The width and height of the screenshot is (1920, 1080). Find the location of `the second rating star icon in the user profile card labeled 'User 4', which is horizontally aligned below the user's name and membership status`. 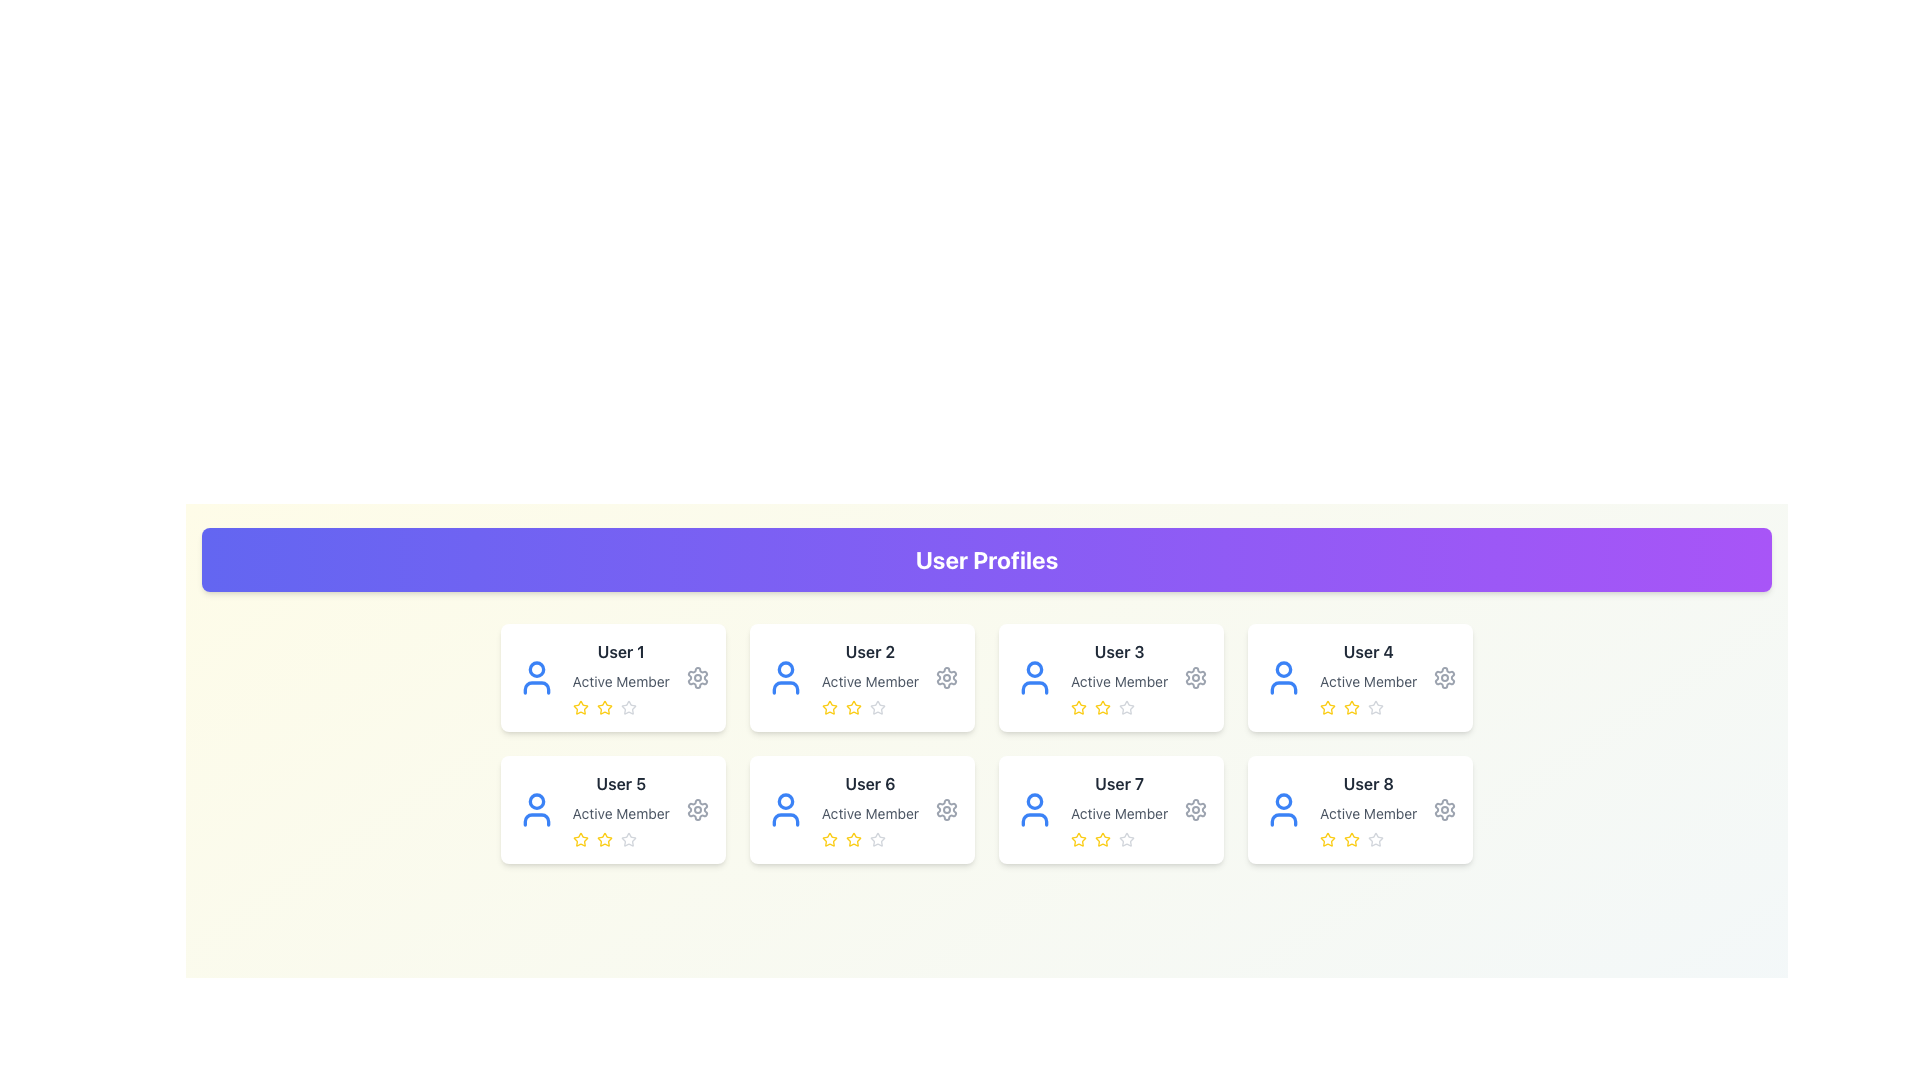

the second rating star icon in the user profile card labeled 'User 4', which is horizontally aligned below the user's name and membership status is located at coordinates (1352, 707).